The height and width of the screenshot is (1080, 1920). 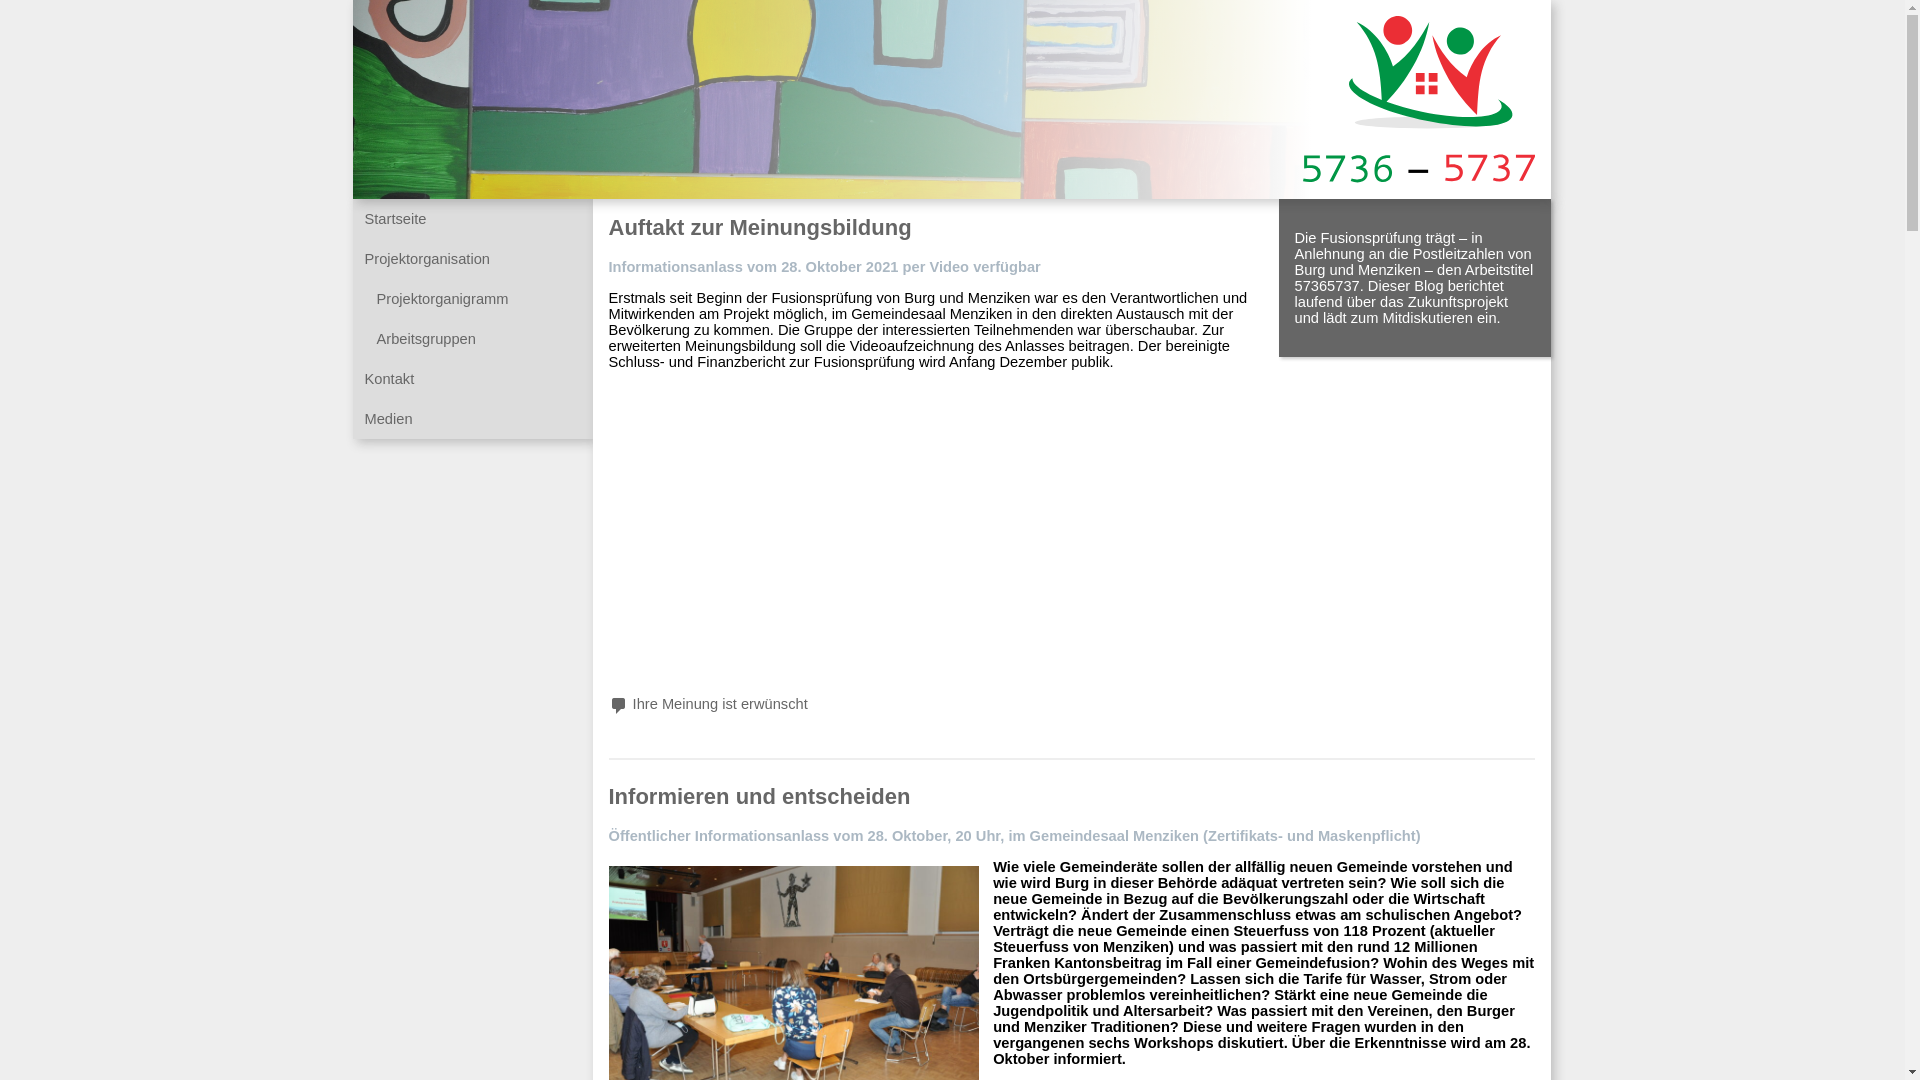 I want to click on 'Projektorganigramm', so click(x=440, y=299).